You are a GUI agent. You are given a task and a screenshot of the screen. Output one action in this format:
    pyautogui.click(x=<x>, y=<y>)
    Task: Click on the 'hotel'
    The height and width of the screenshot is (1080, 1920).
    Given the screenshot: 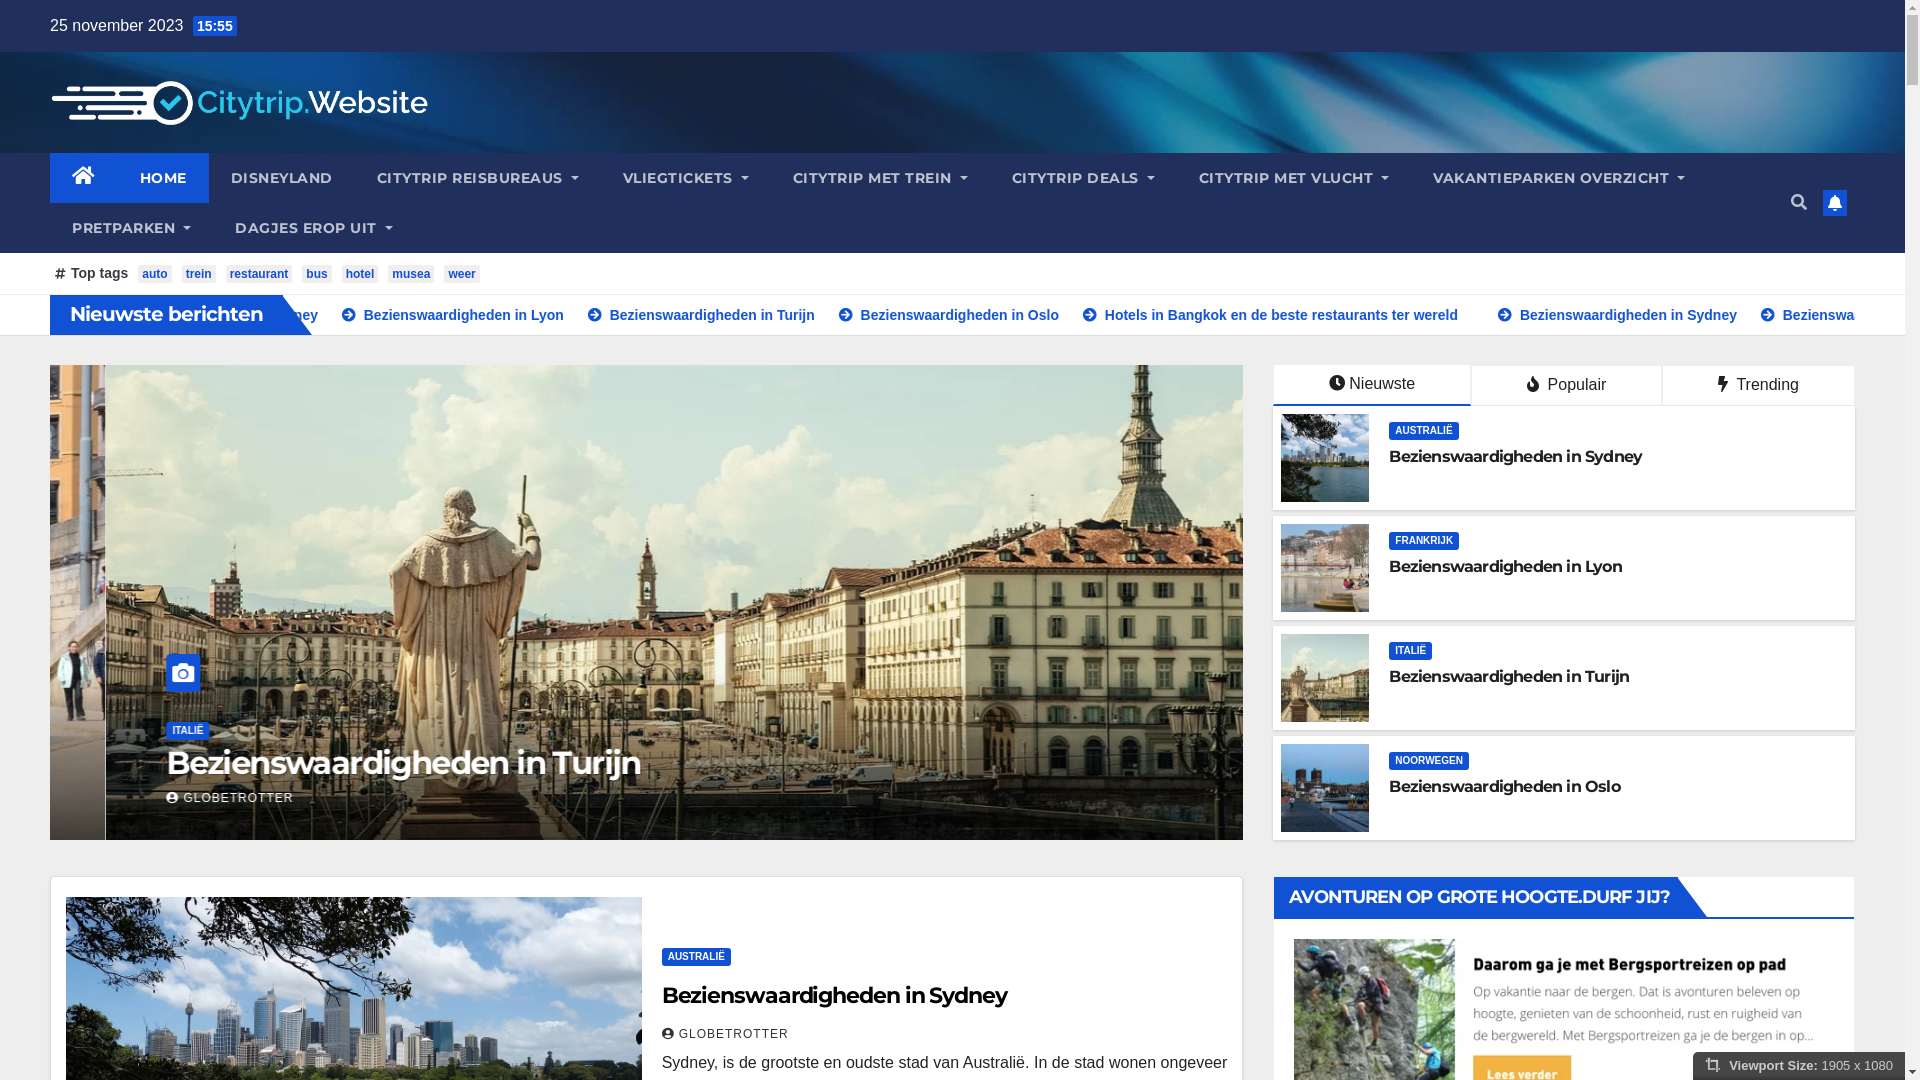 What is the action you would take?
    pyautogui.click(x=360, y=273)
    